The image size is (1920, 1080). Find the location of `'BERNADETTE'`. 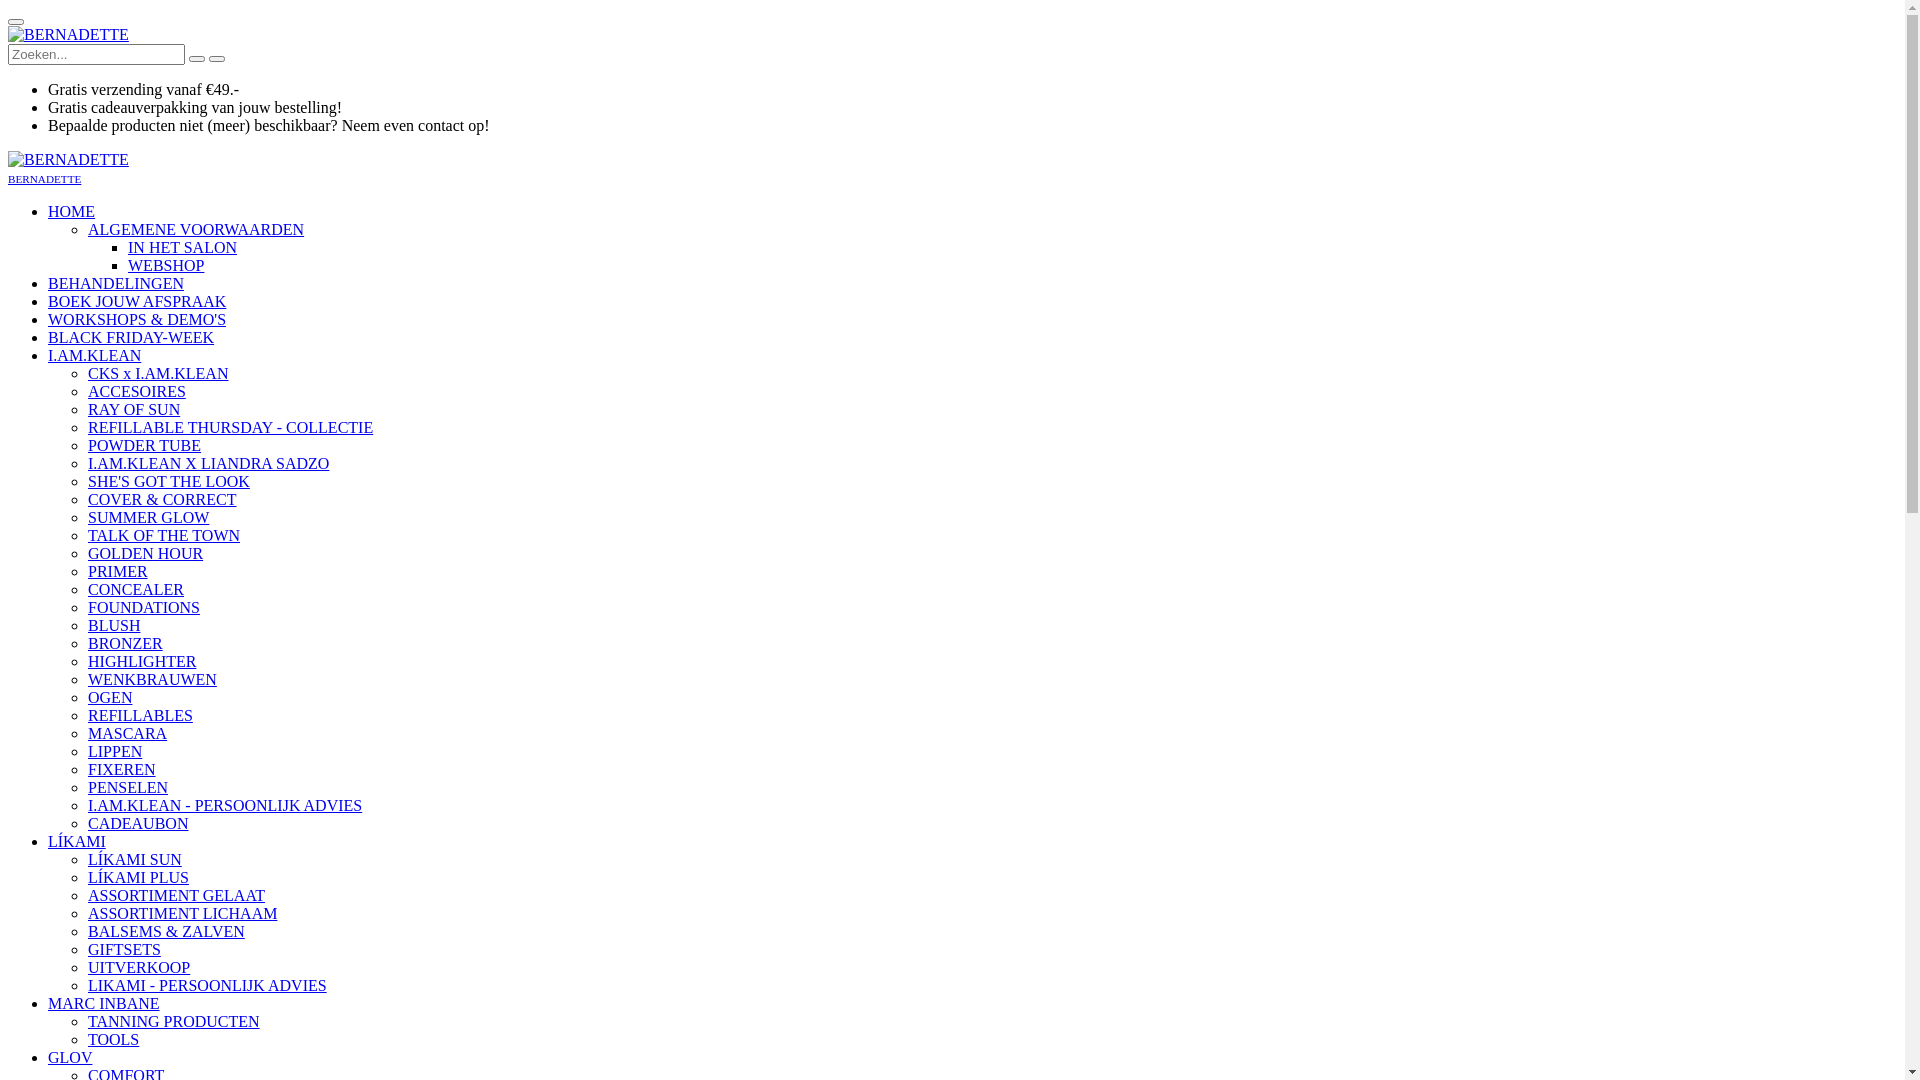

'BERNADETTE' is located at coordinates (68, 34).